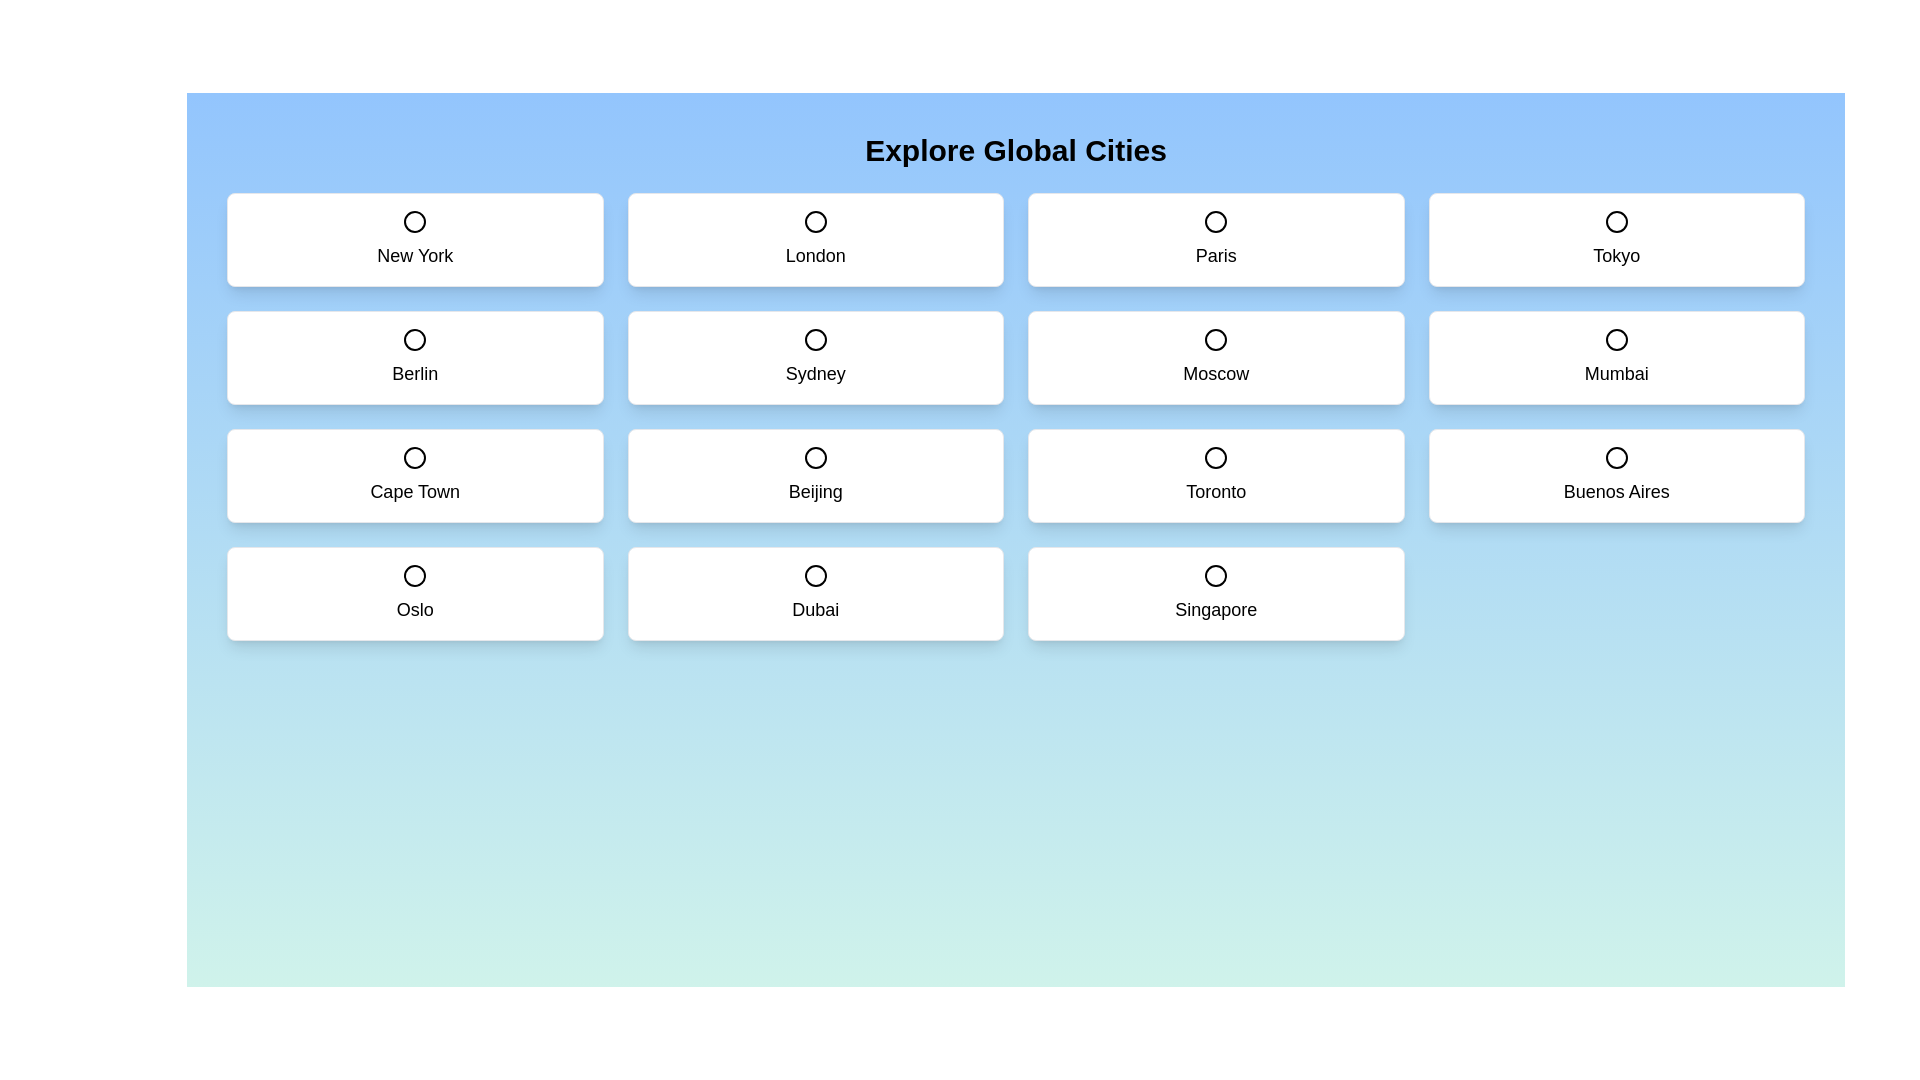  What do you see at coordinates (1616, 238) in the screenshot?
I see `the city card labeled Tokyo to toggle its selection state` at bounding box center [1616, 238].